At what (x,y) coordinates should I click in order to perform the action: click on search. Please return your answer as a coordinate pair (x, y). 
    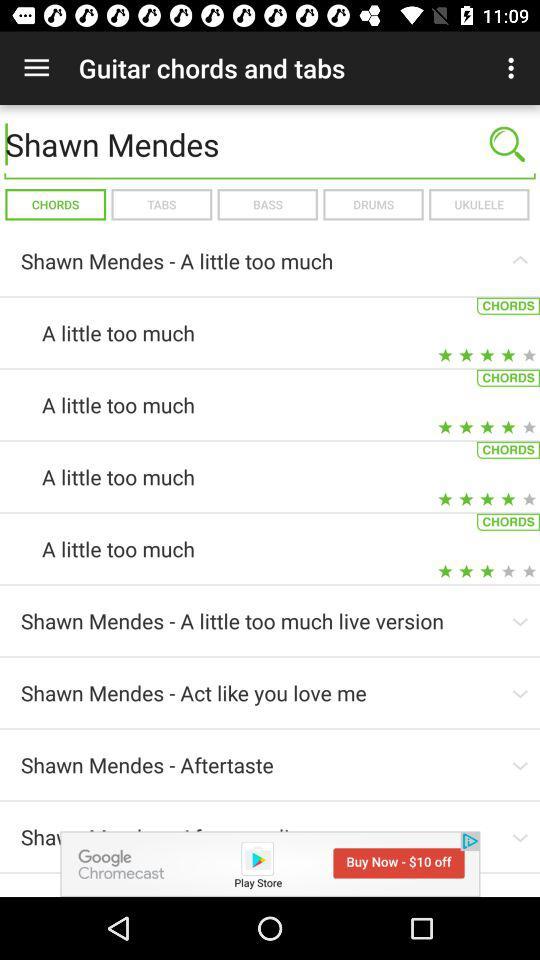
    Looking at the image, I should click on (507, 143).